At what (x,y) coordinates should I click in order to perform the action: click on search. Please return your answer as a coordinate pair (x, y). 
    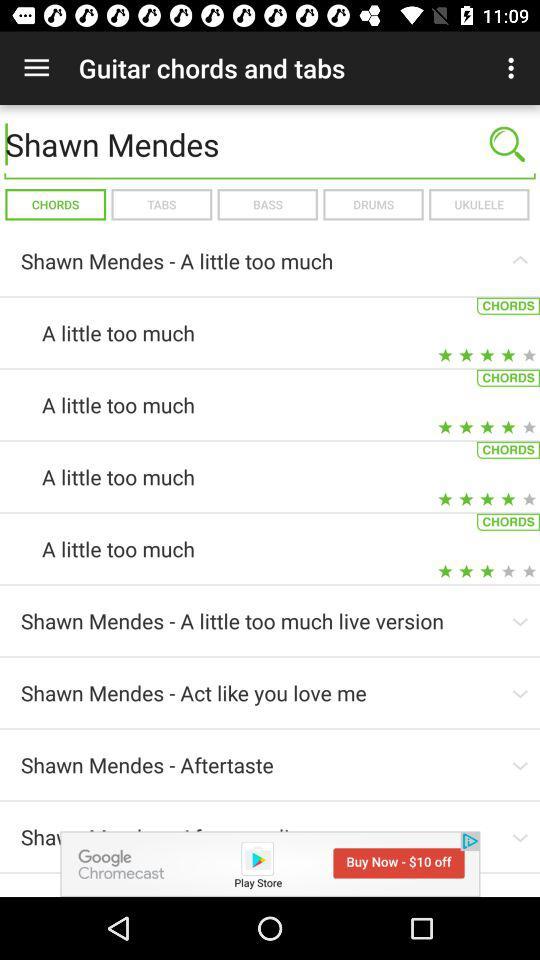
    Looking at the image, I should click on (507, 143).